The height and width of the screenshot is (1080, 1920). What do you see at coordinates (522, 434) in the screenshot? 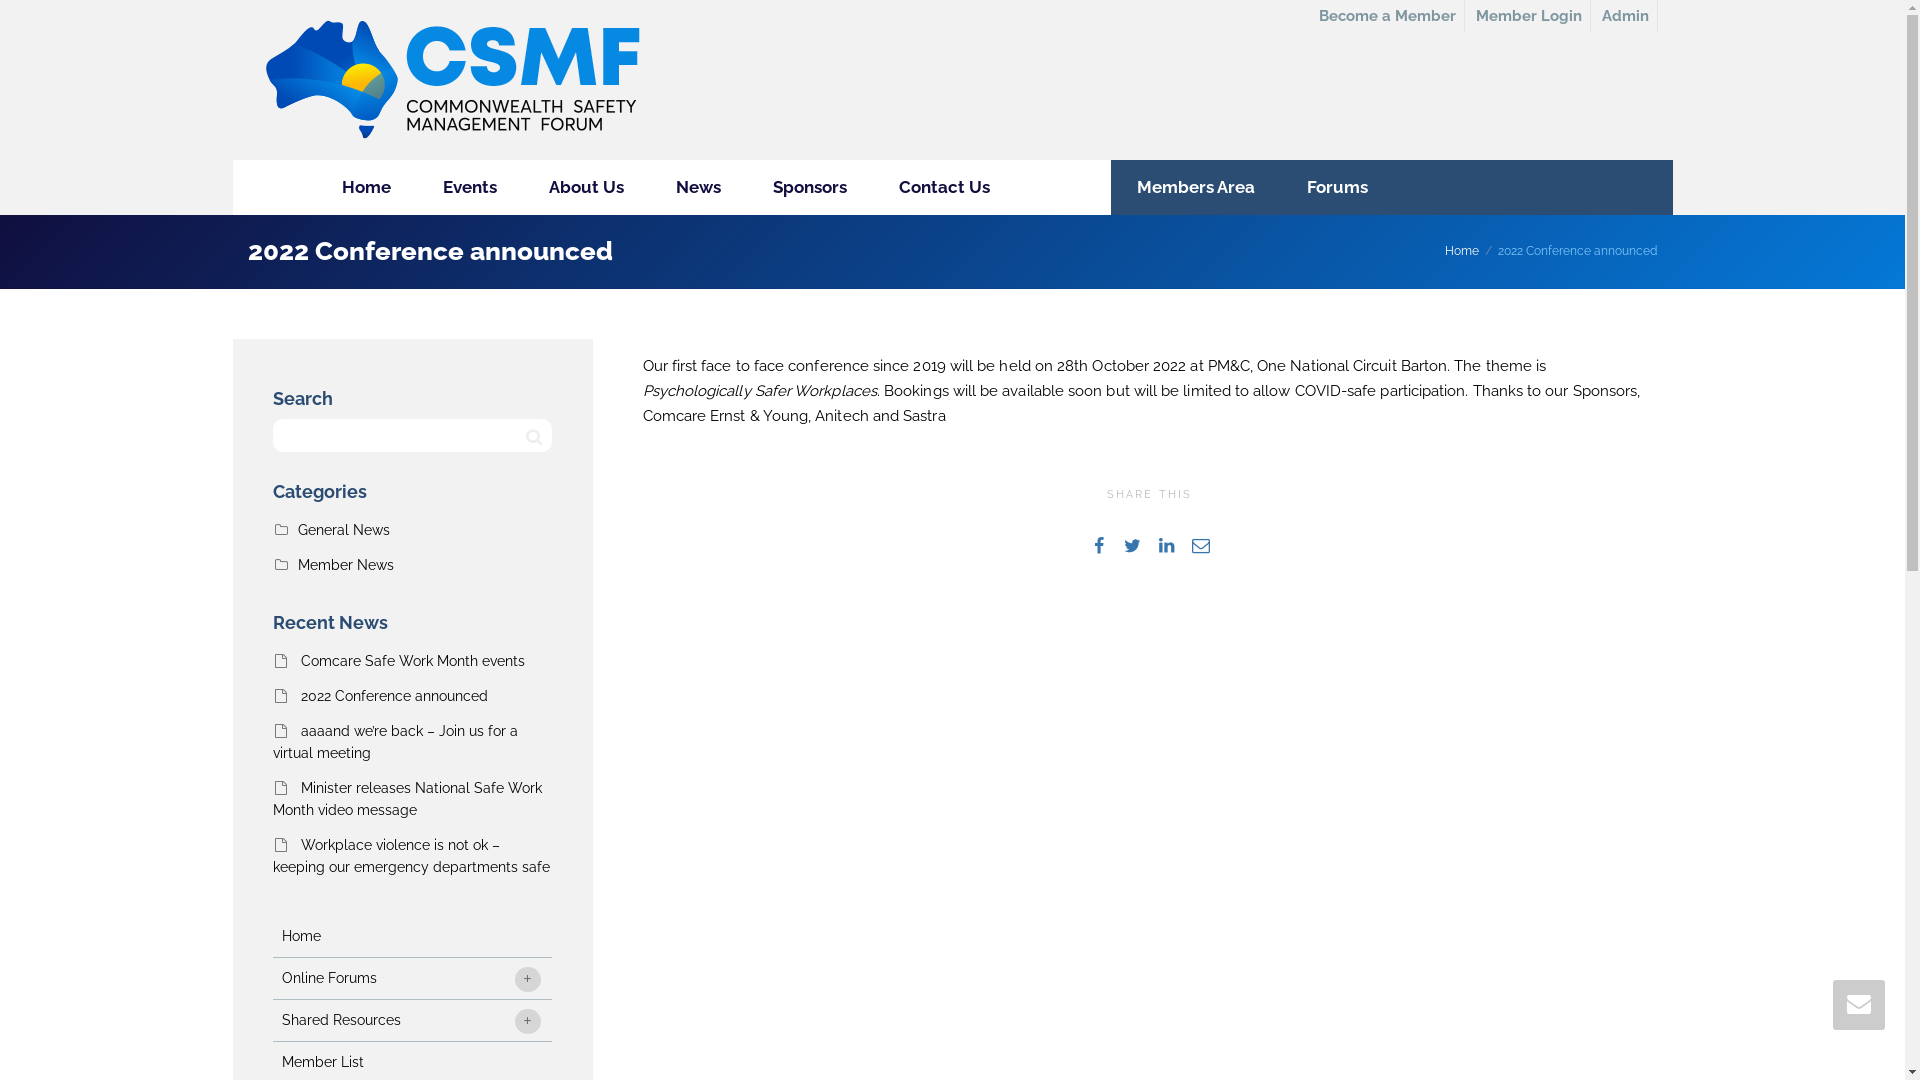
I see `'Search'` at bounding box center [522, 434].